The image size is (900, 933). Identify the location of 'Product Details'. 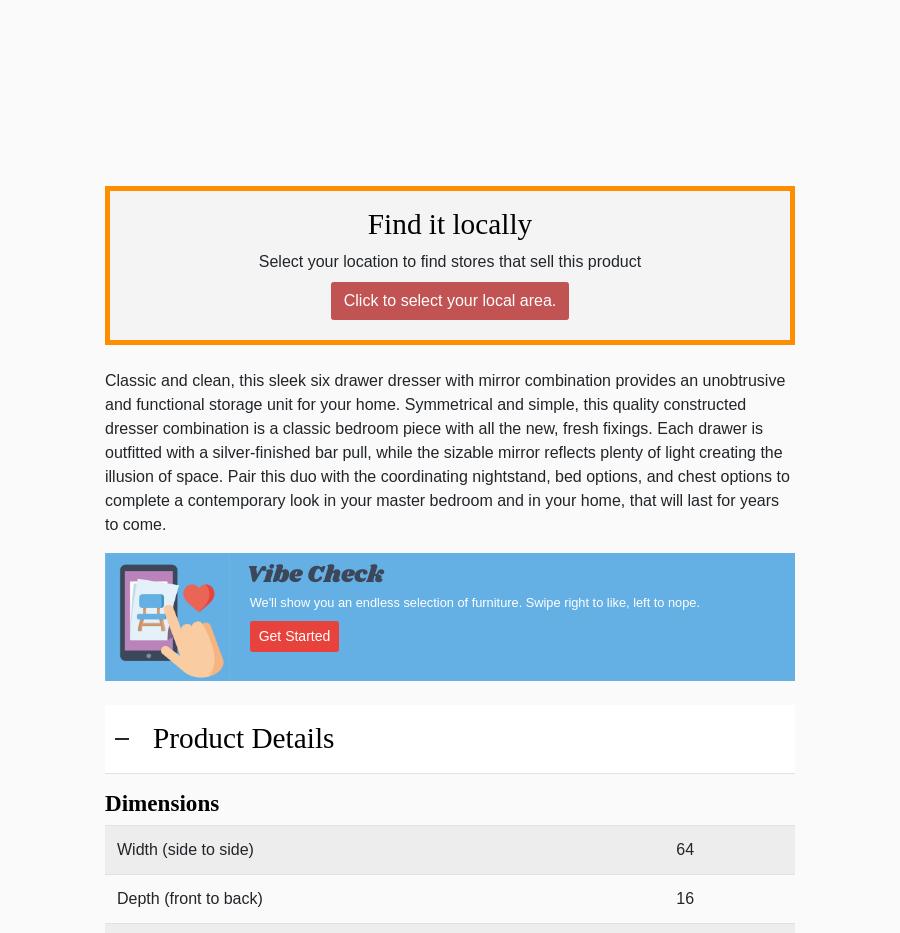
(242, 737).